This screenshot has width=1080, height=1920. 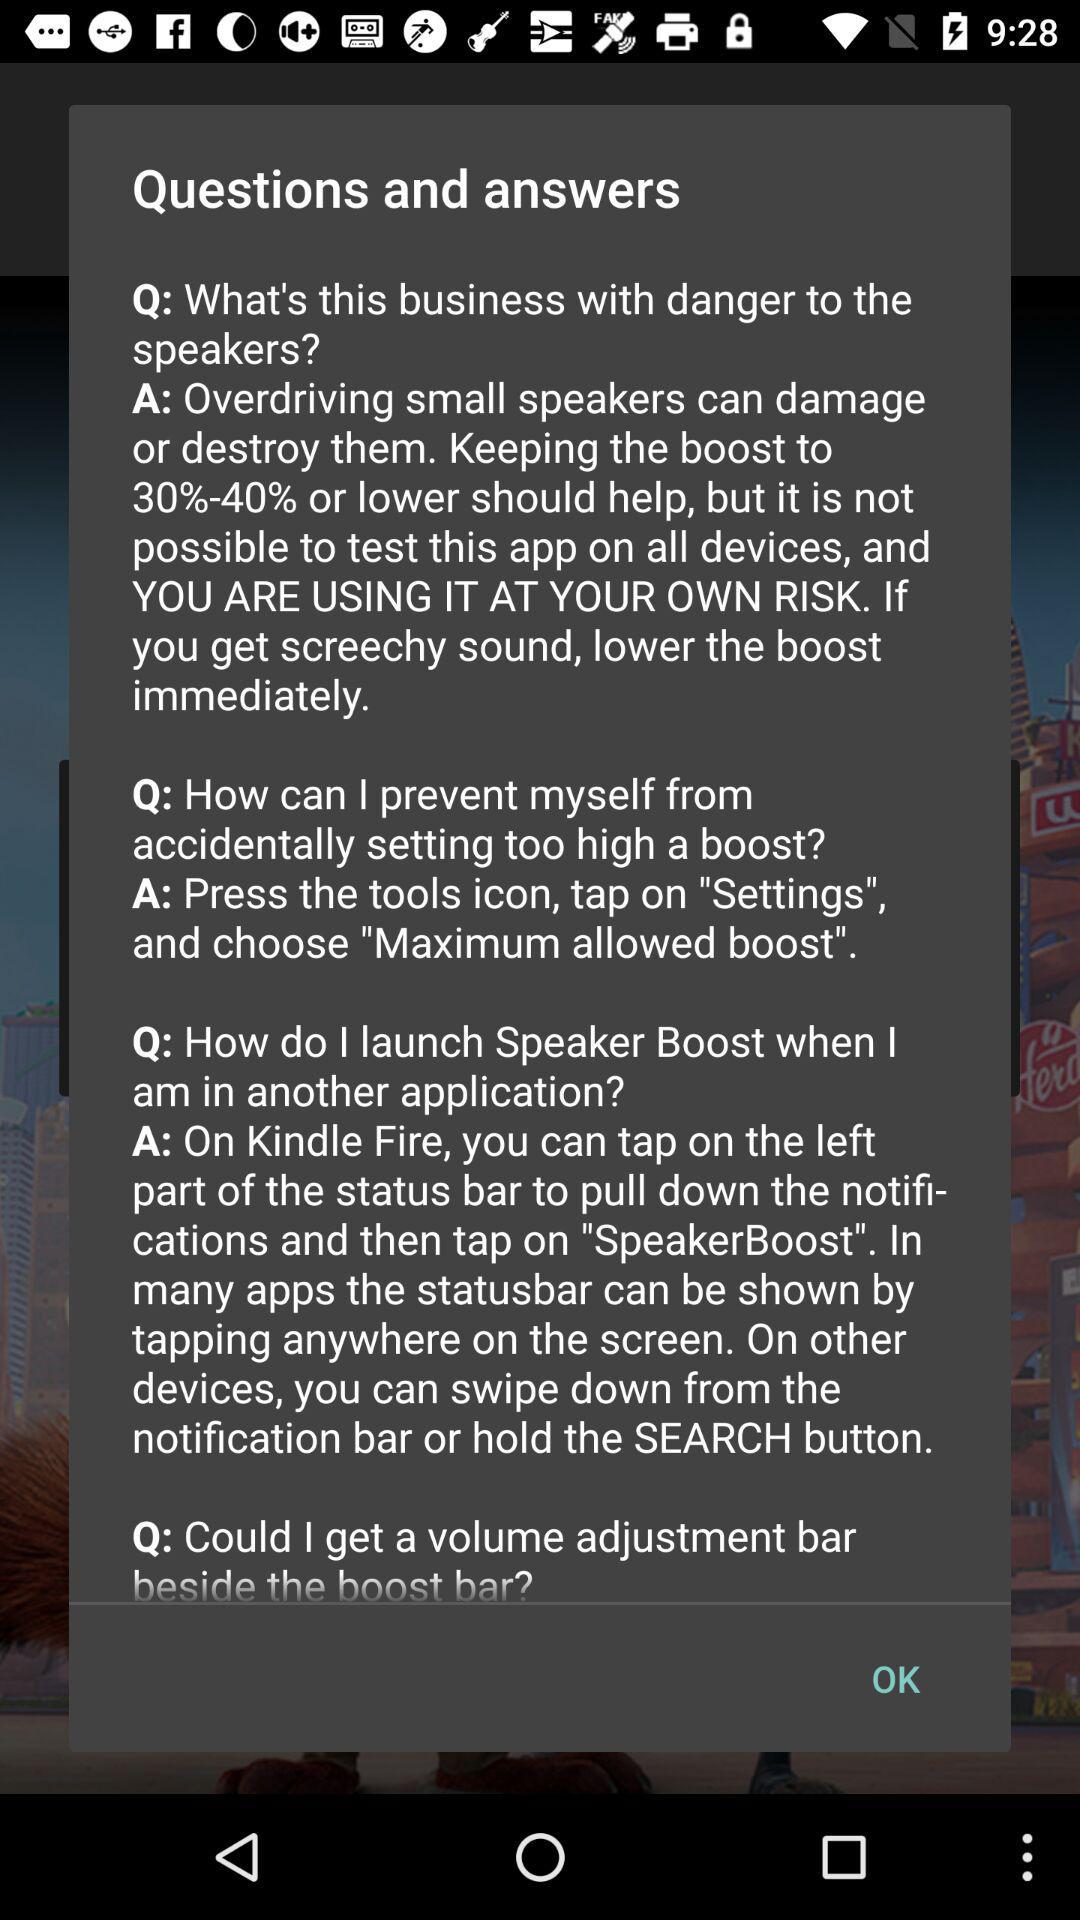 What do you see at coordinates (894, 1678) in the screenshot?
I see `the button at the bottom right corner` at bounding box center [894, 1678].